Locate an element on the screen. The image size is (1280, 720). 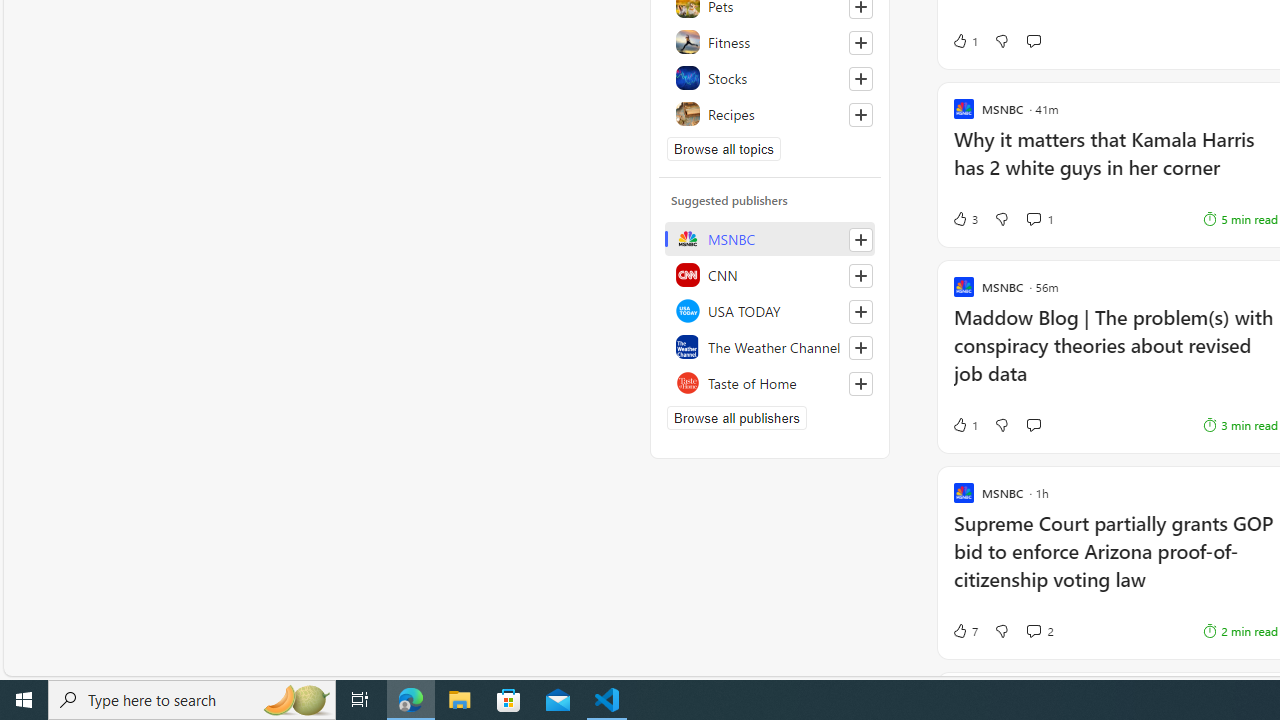
'USA TODAY' is located at coordinates (769, 311).